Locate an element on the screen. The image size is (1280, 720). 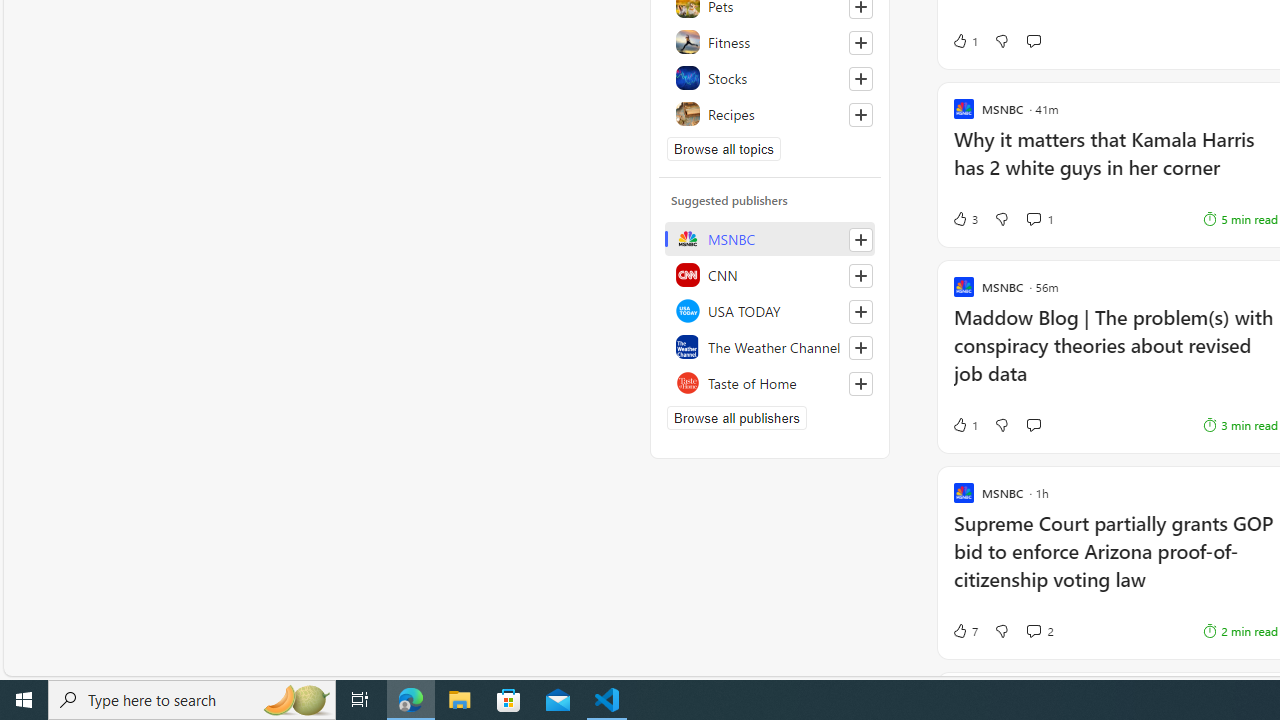
'USA TODAY' is located at coordinates (769, 311).